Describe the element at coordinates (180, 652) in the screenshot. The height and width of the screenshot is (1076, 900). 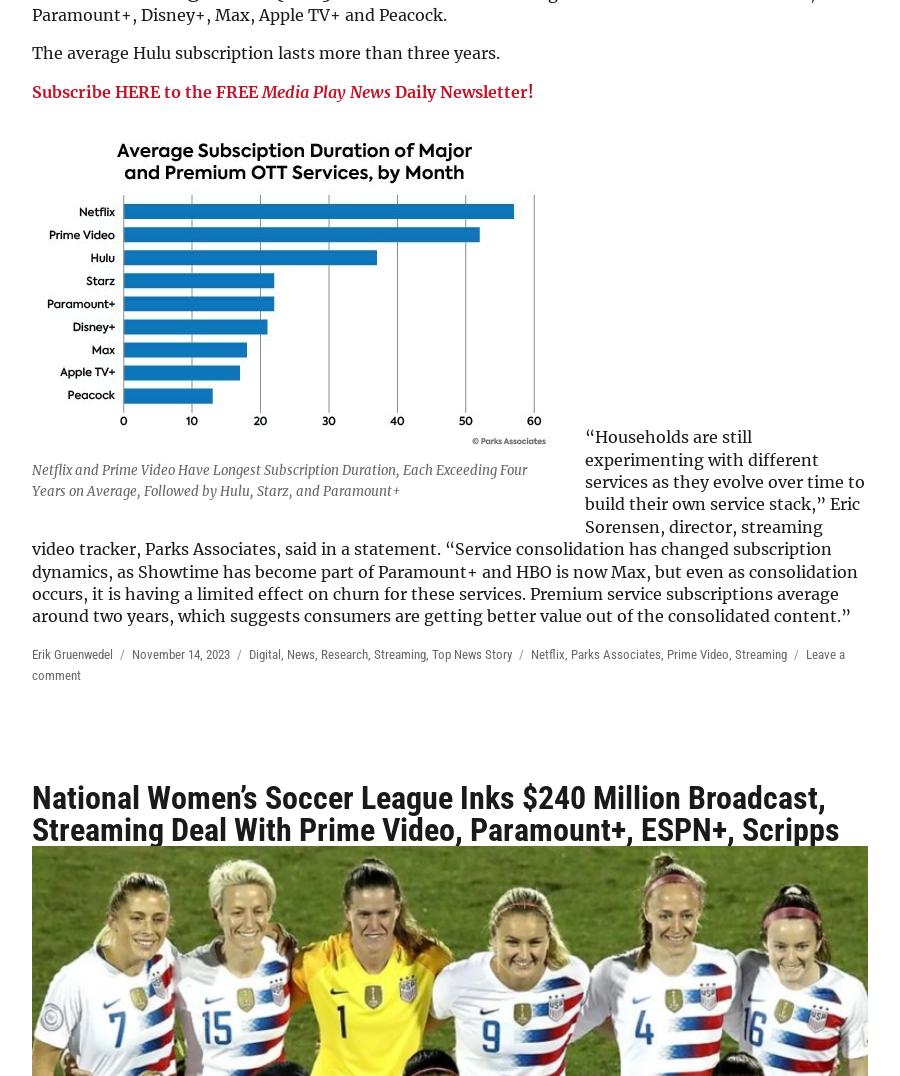
I see `'November 14, 2023'` at that location.